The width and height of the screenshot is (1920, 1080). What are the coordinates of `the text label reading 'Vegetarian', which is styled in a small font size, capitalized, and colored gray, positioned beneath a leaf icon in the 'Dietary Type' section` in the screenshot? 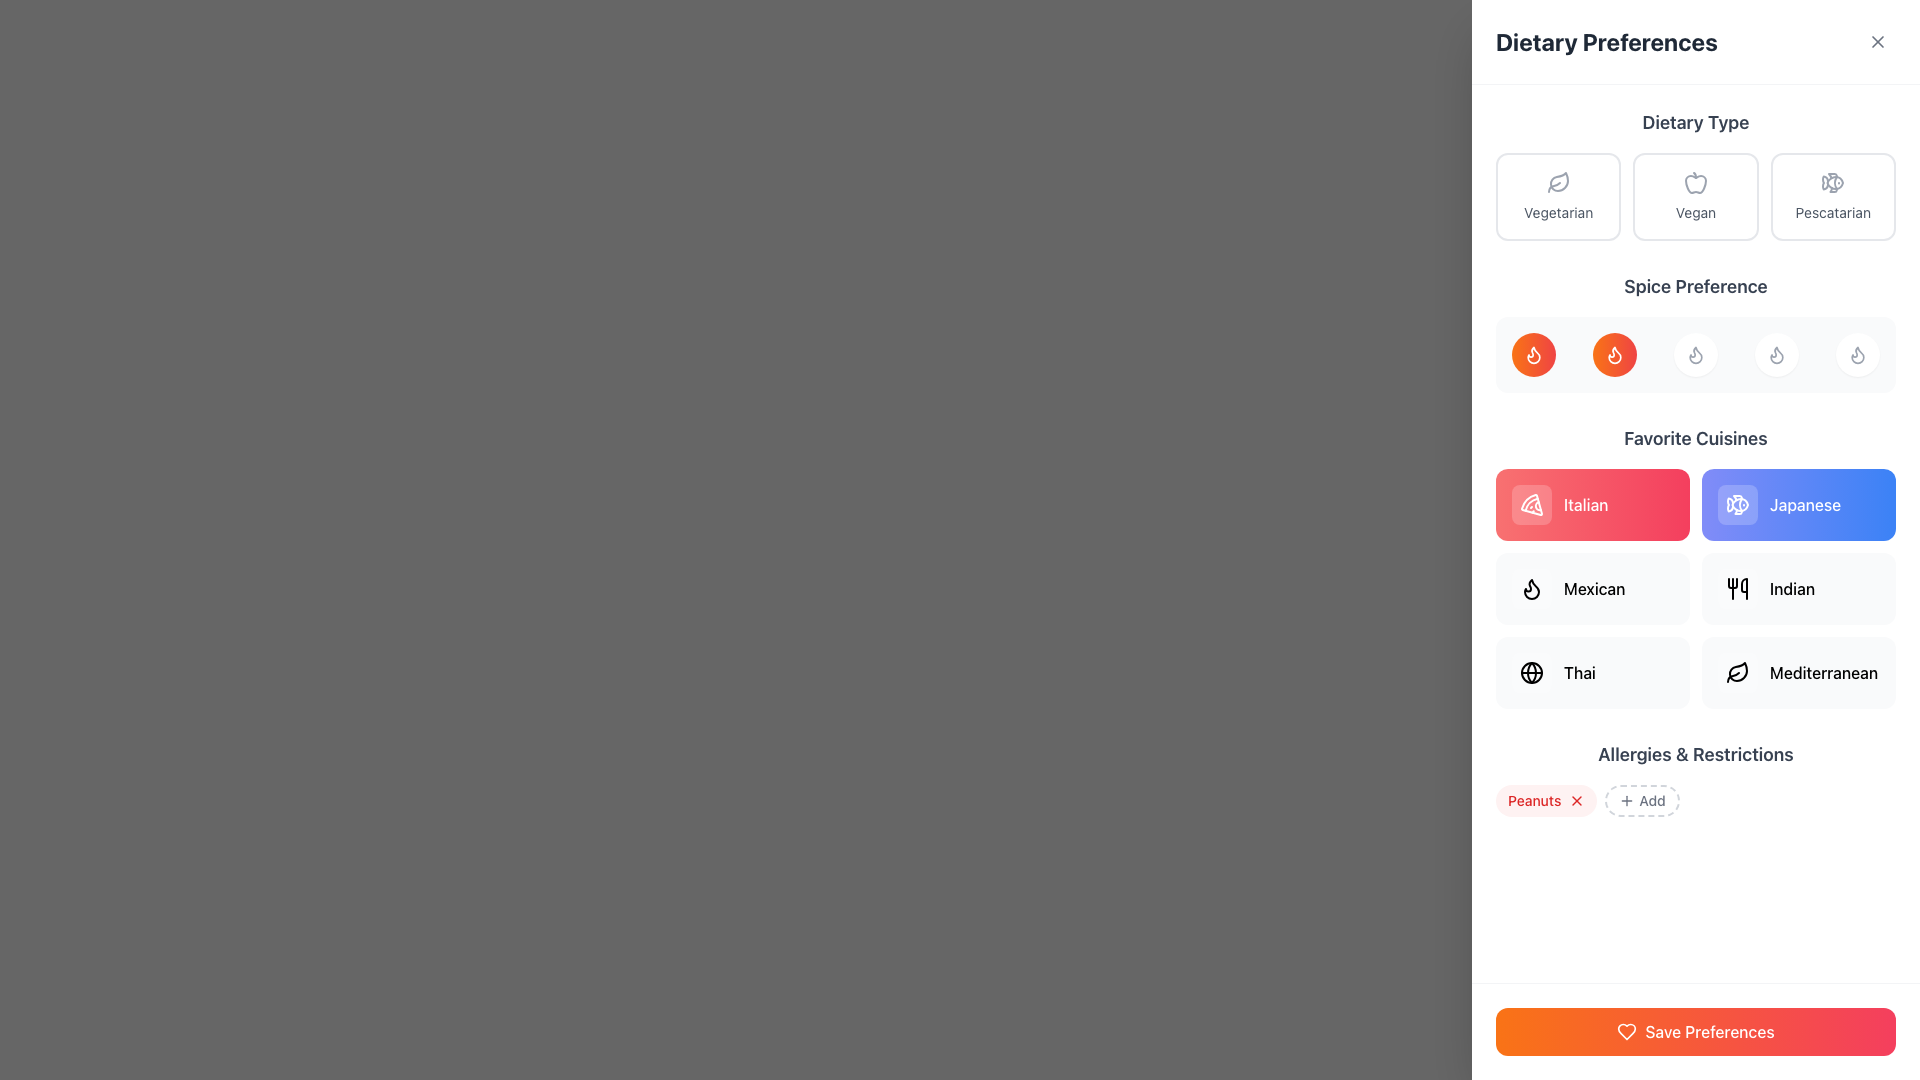 It's located at (1557, 212).